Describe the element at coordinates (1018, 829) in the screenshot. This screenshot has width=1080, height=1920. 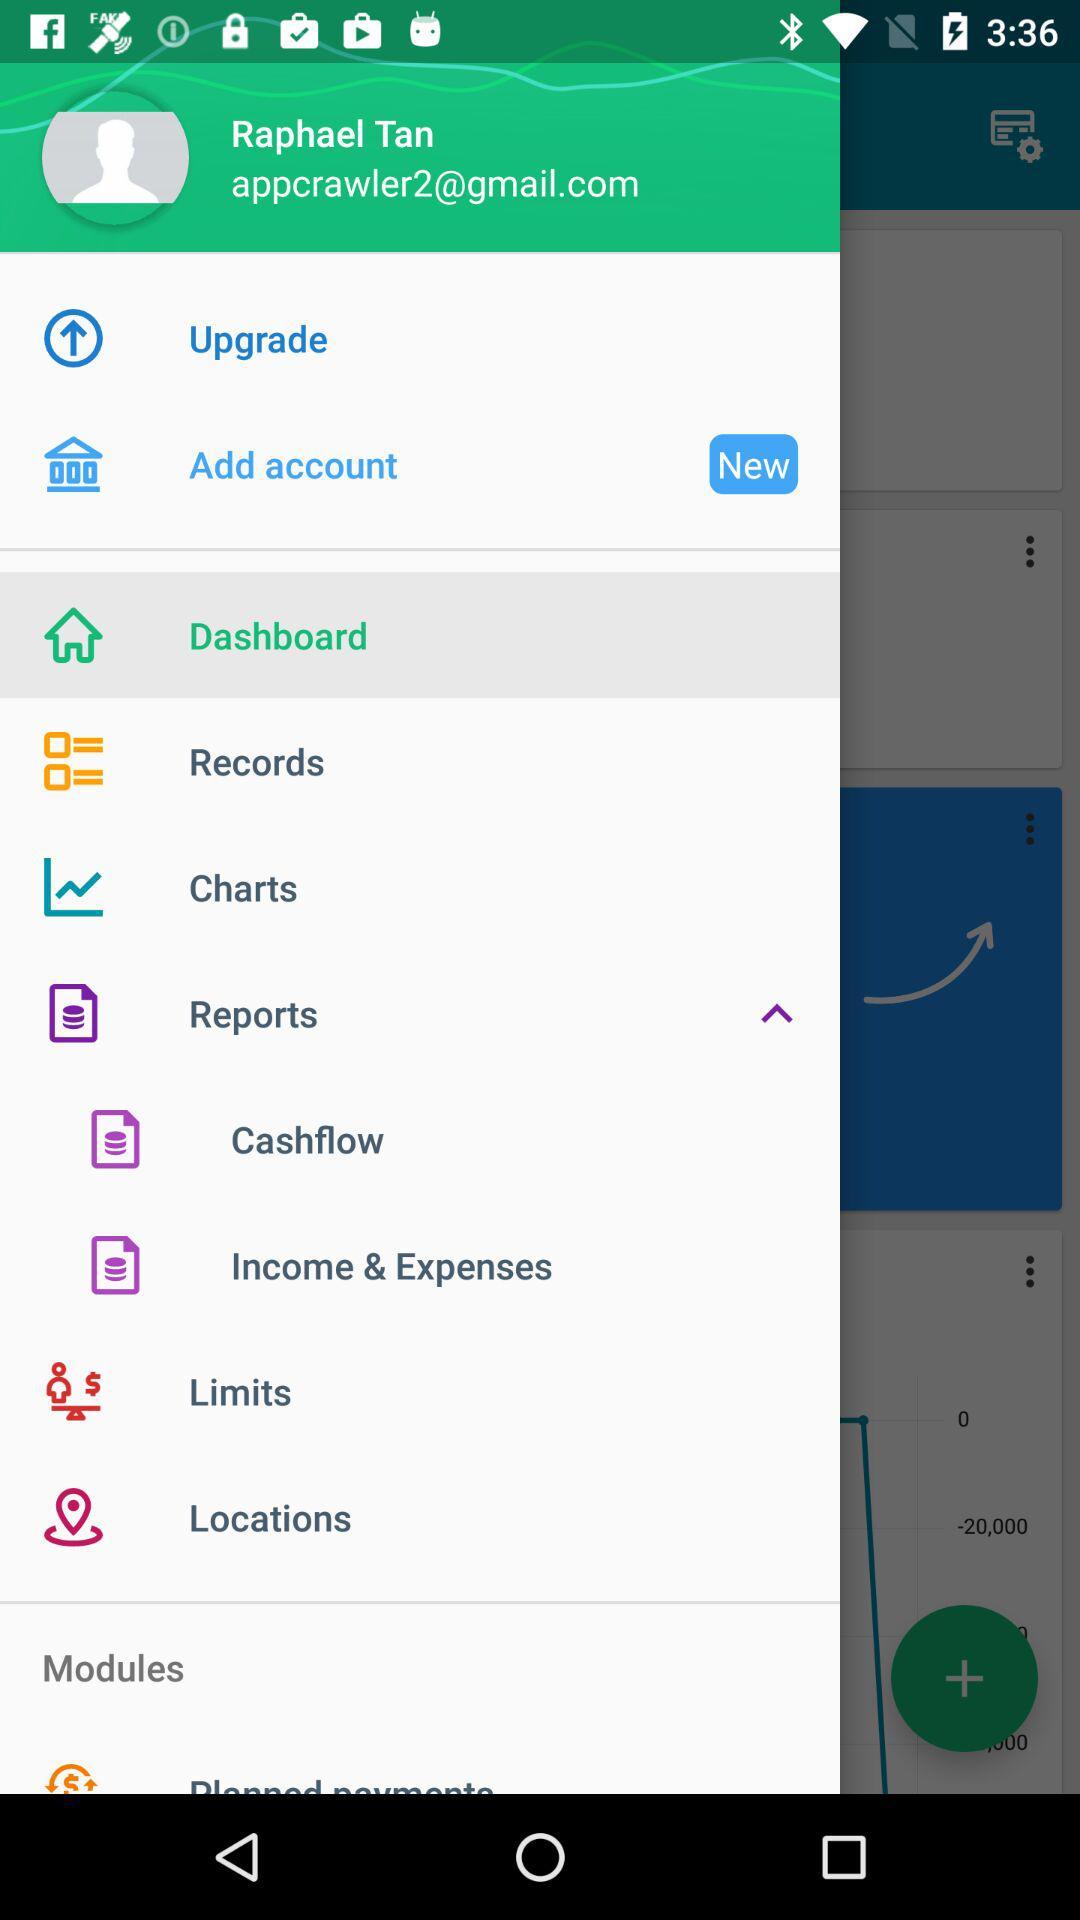
I see `third icon from top` at that location.